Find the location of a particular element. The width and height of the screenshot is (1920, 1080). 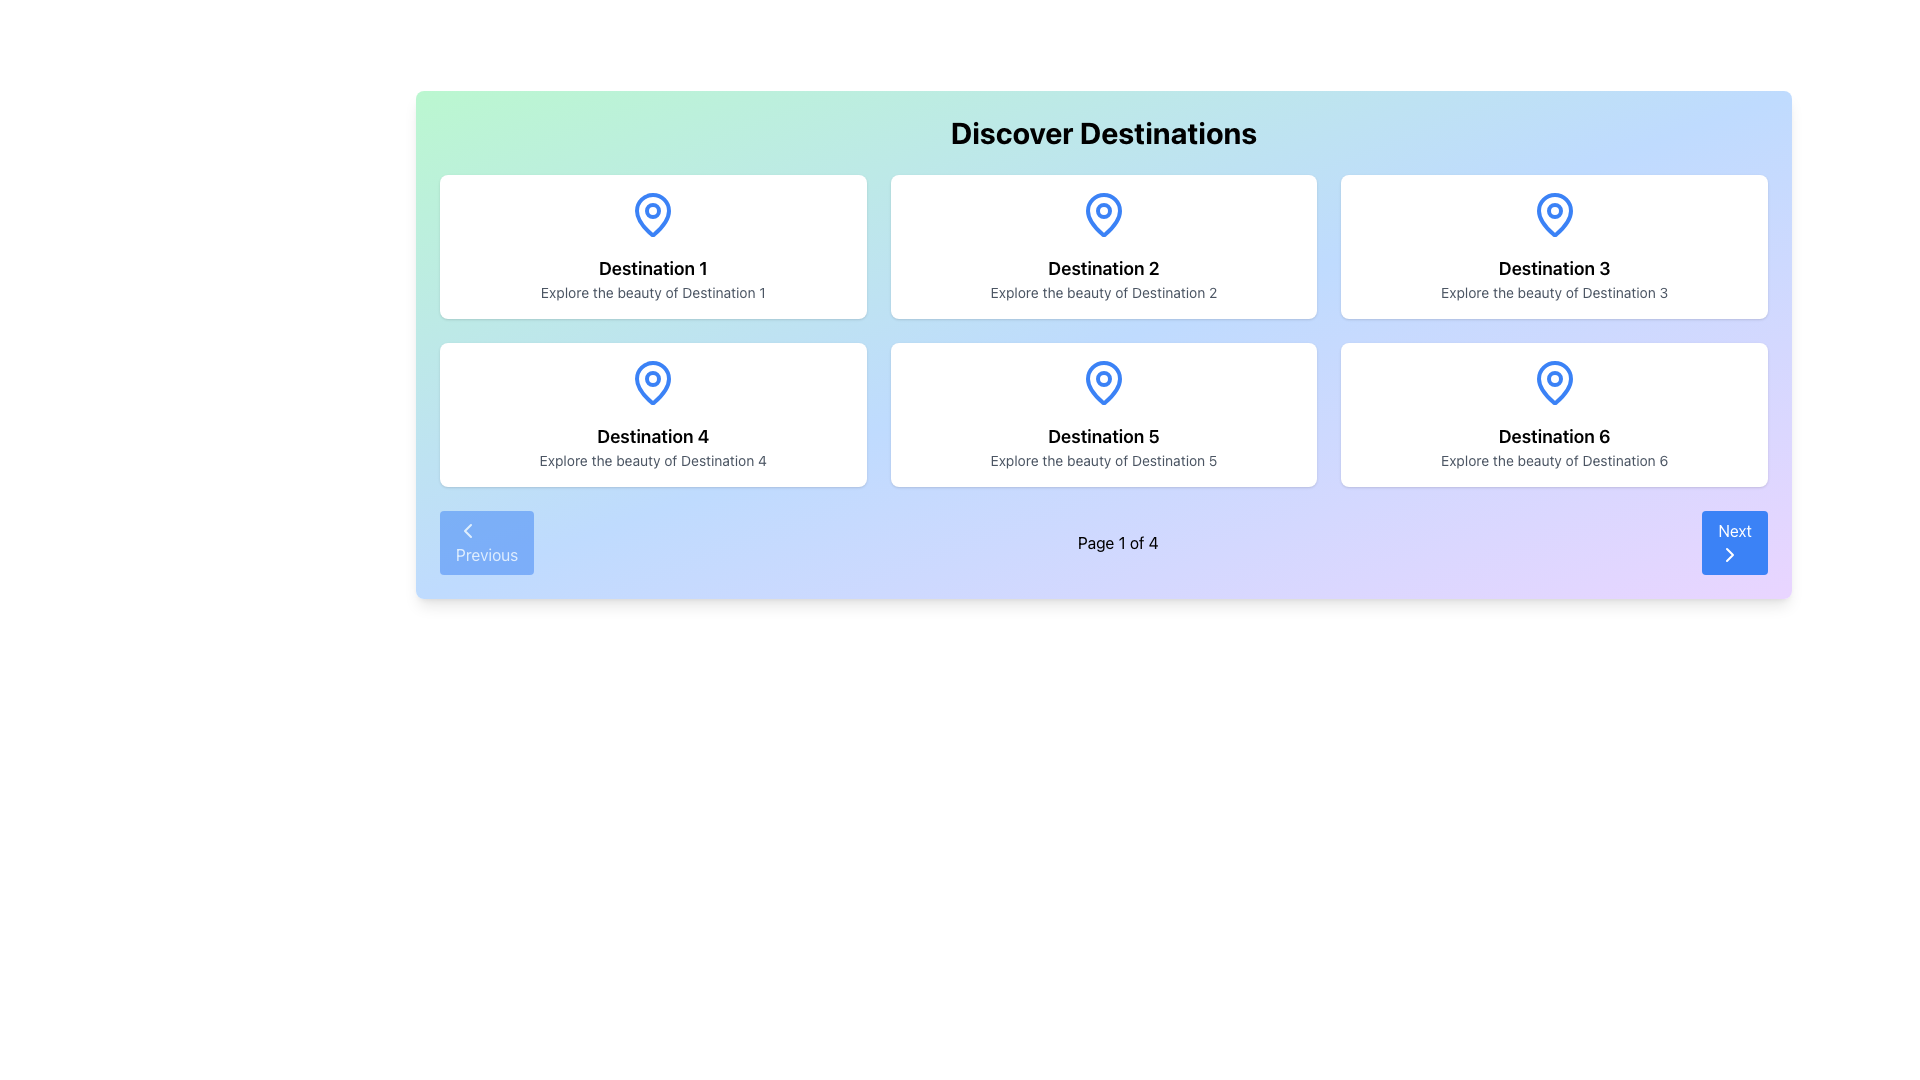

text label identified as the fourth title in the layout grid of destinations, located in the second row, first column of the grid inside a card is located at coordinates (653, 435).